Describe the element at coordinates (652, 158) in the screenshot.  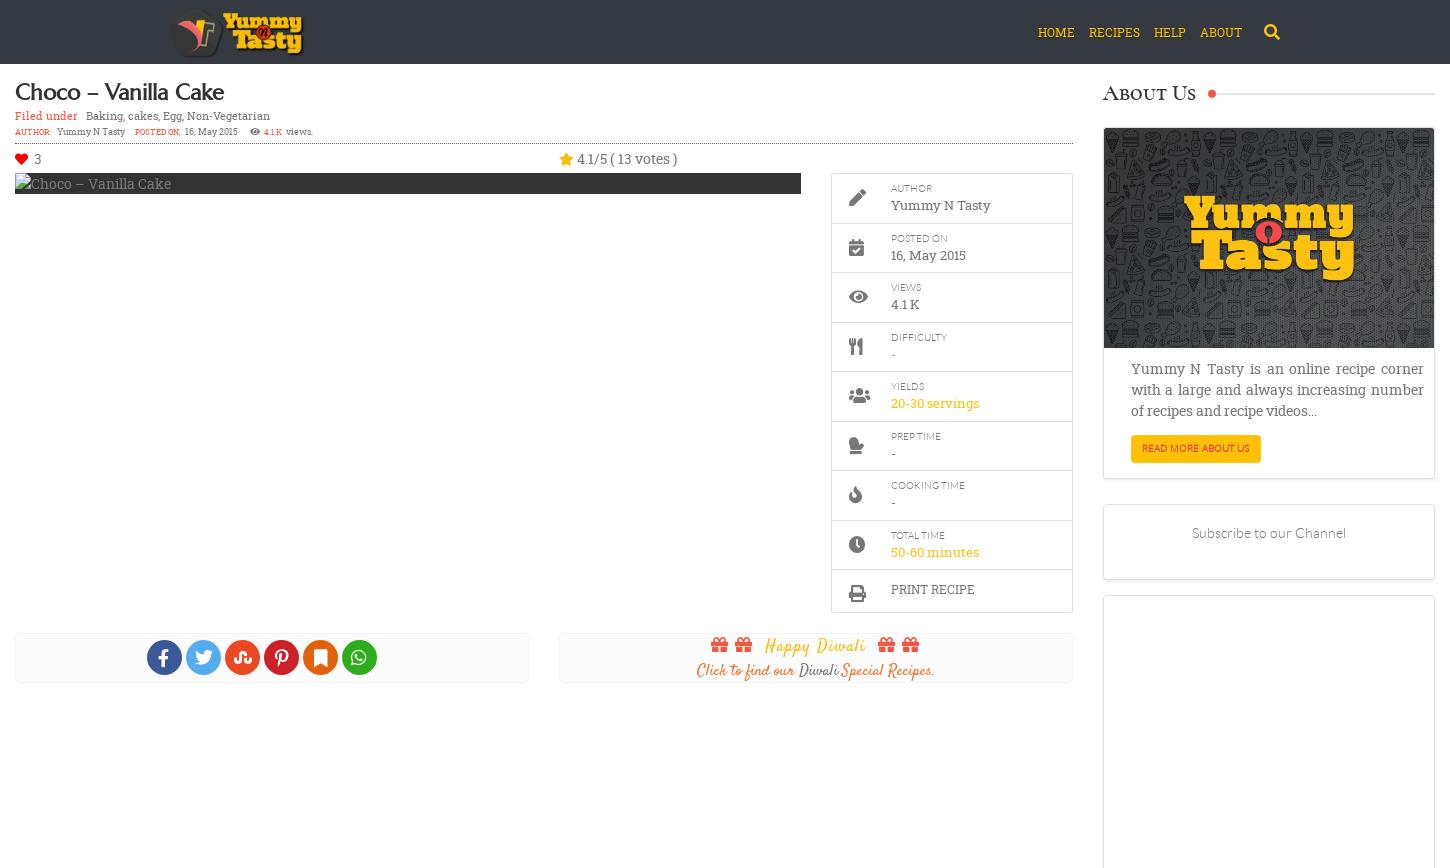
I see `'votes )'` at that location.